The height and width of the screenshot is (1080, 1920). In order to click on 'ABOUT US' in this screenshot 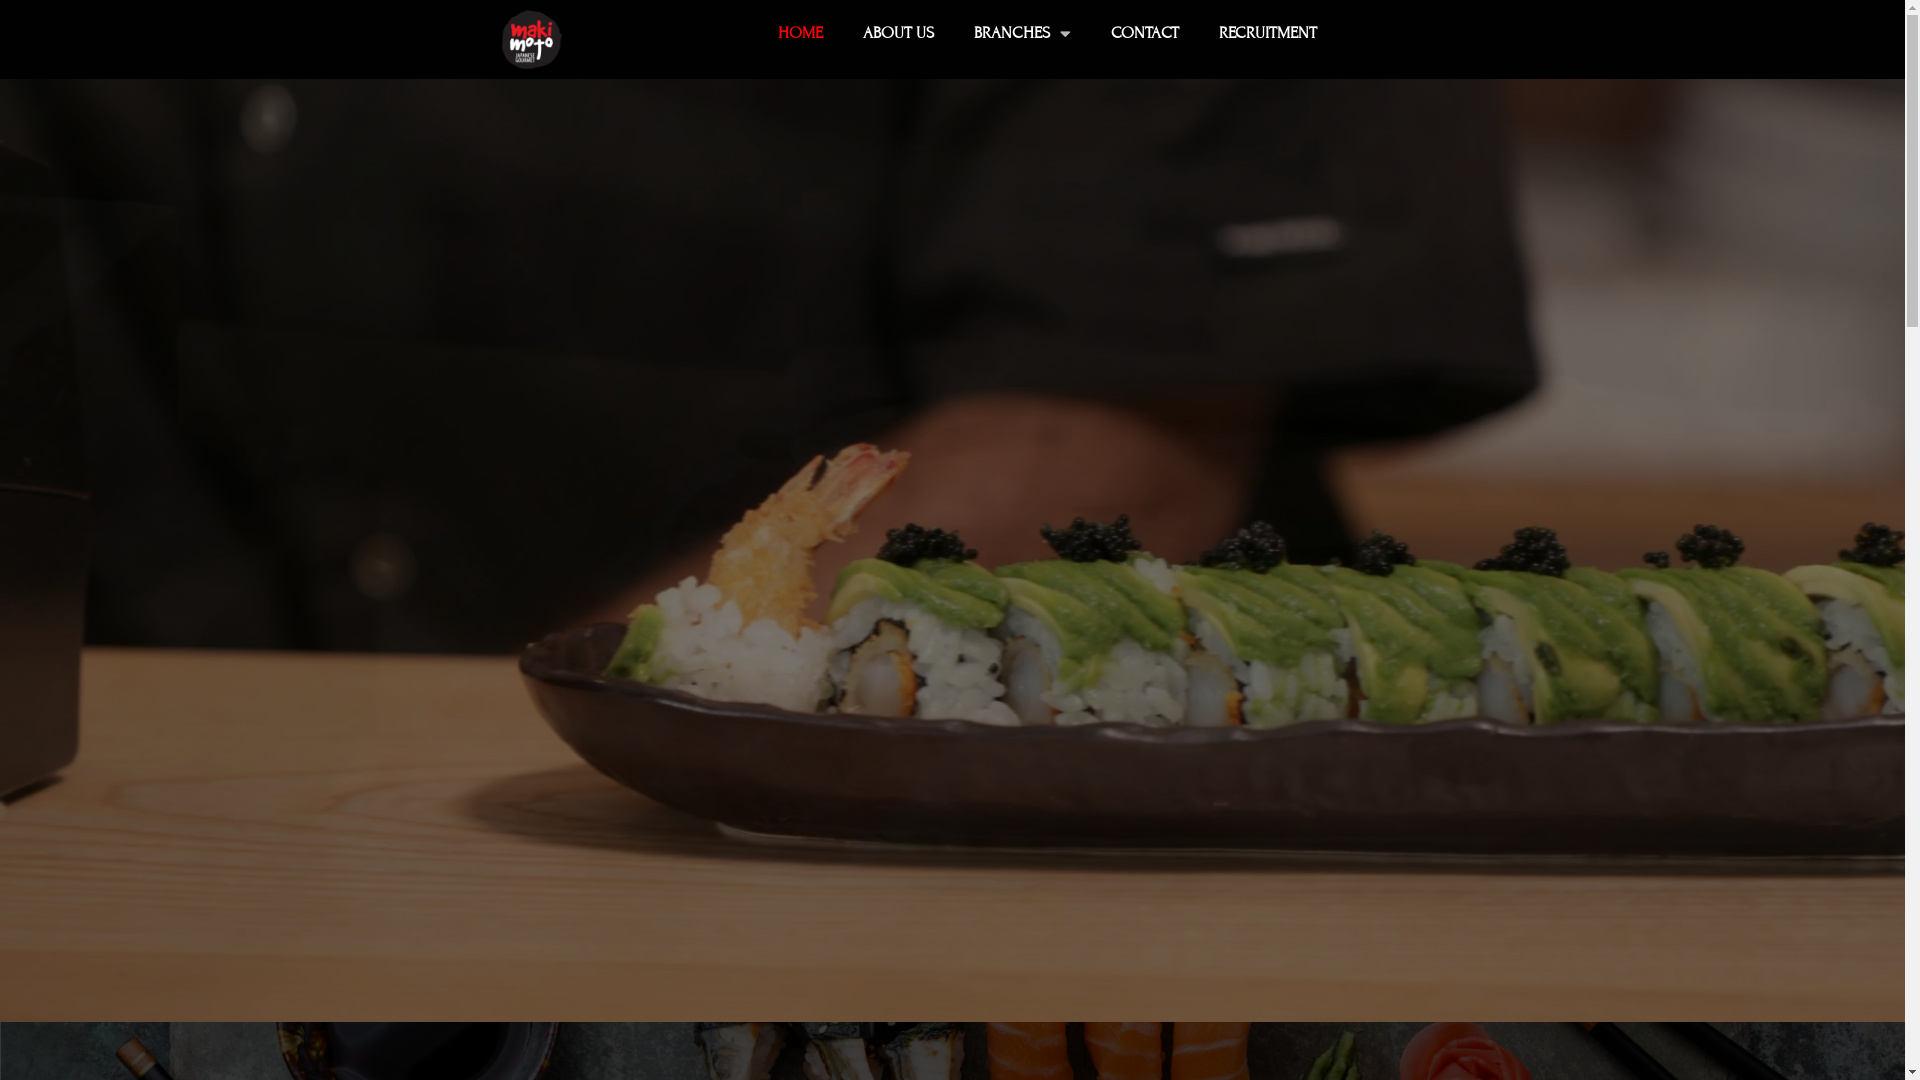, I will do `click(897, 33)`.